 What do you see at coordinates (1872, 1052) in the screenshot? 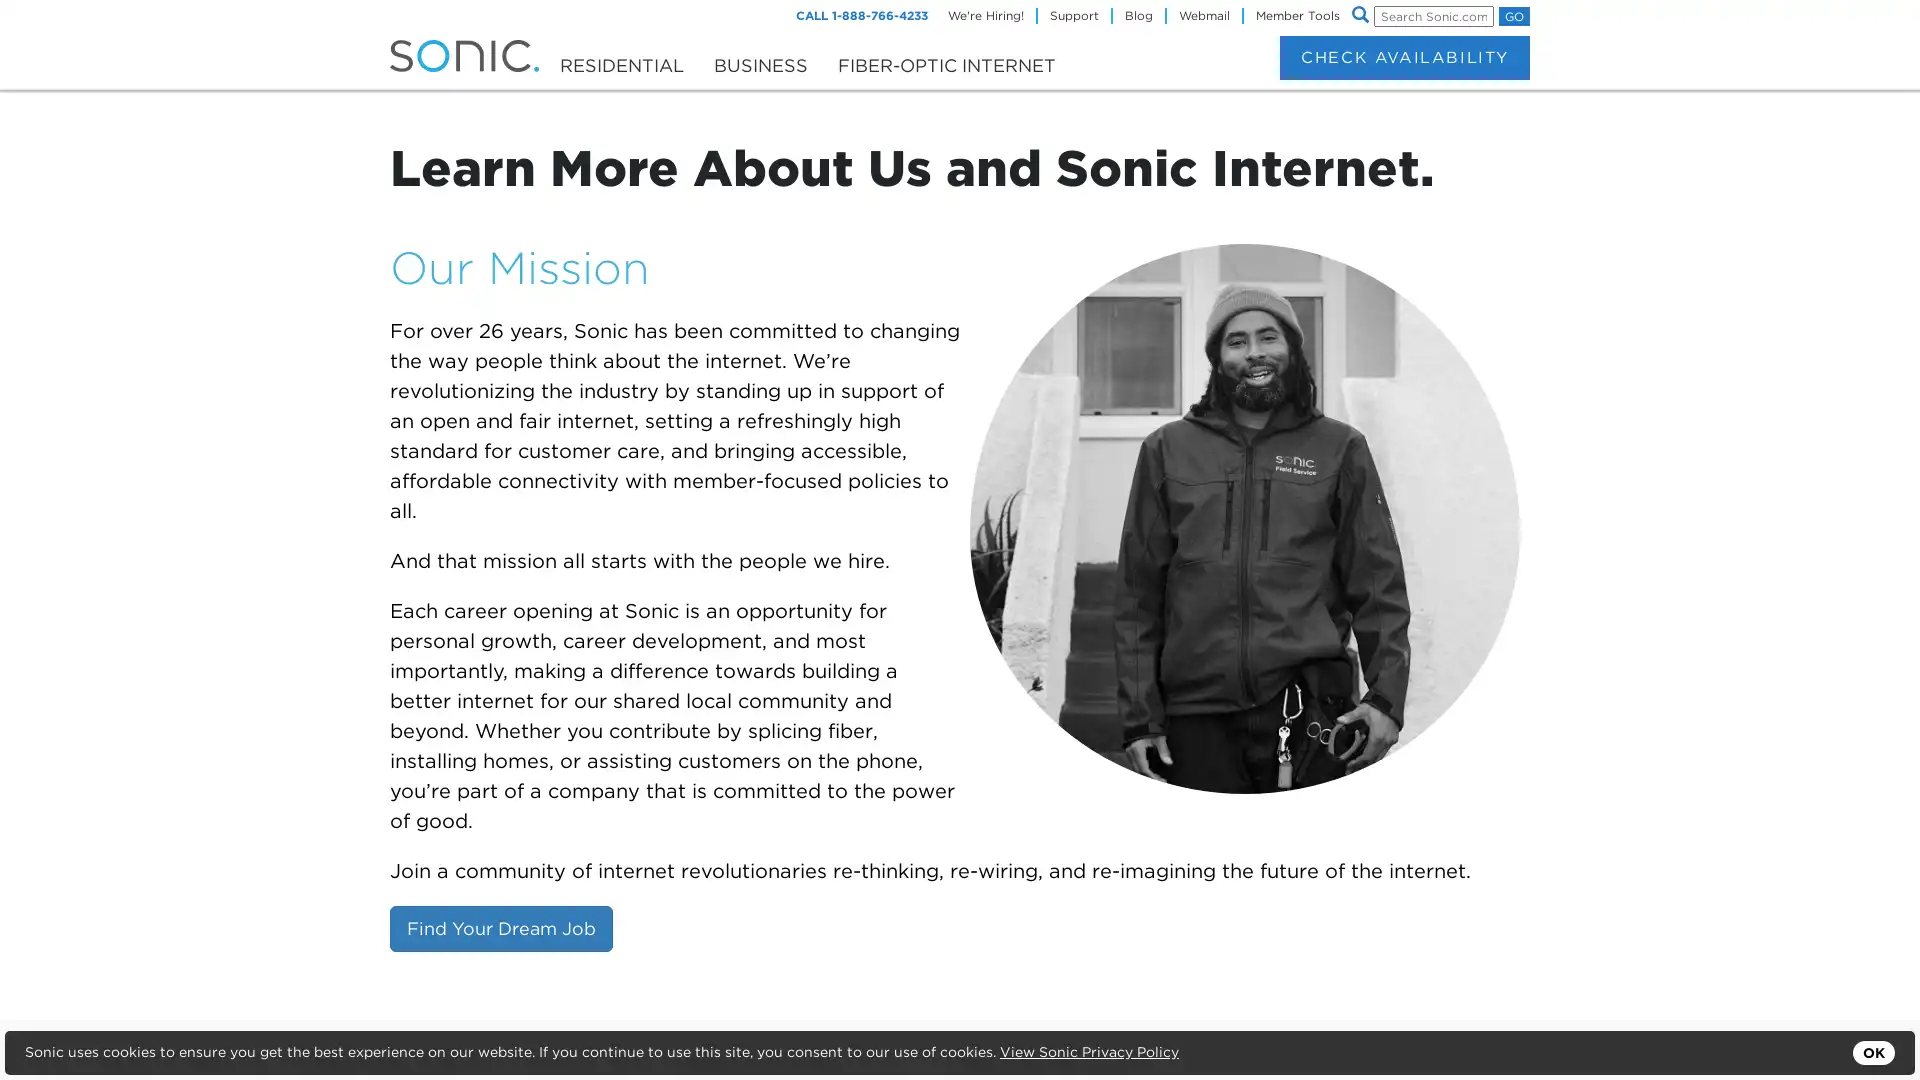
I see `OK` at bounding box center [1872, 1052].